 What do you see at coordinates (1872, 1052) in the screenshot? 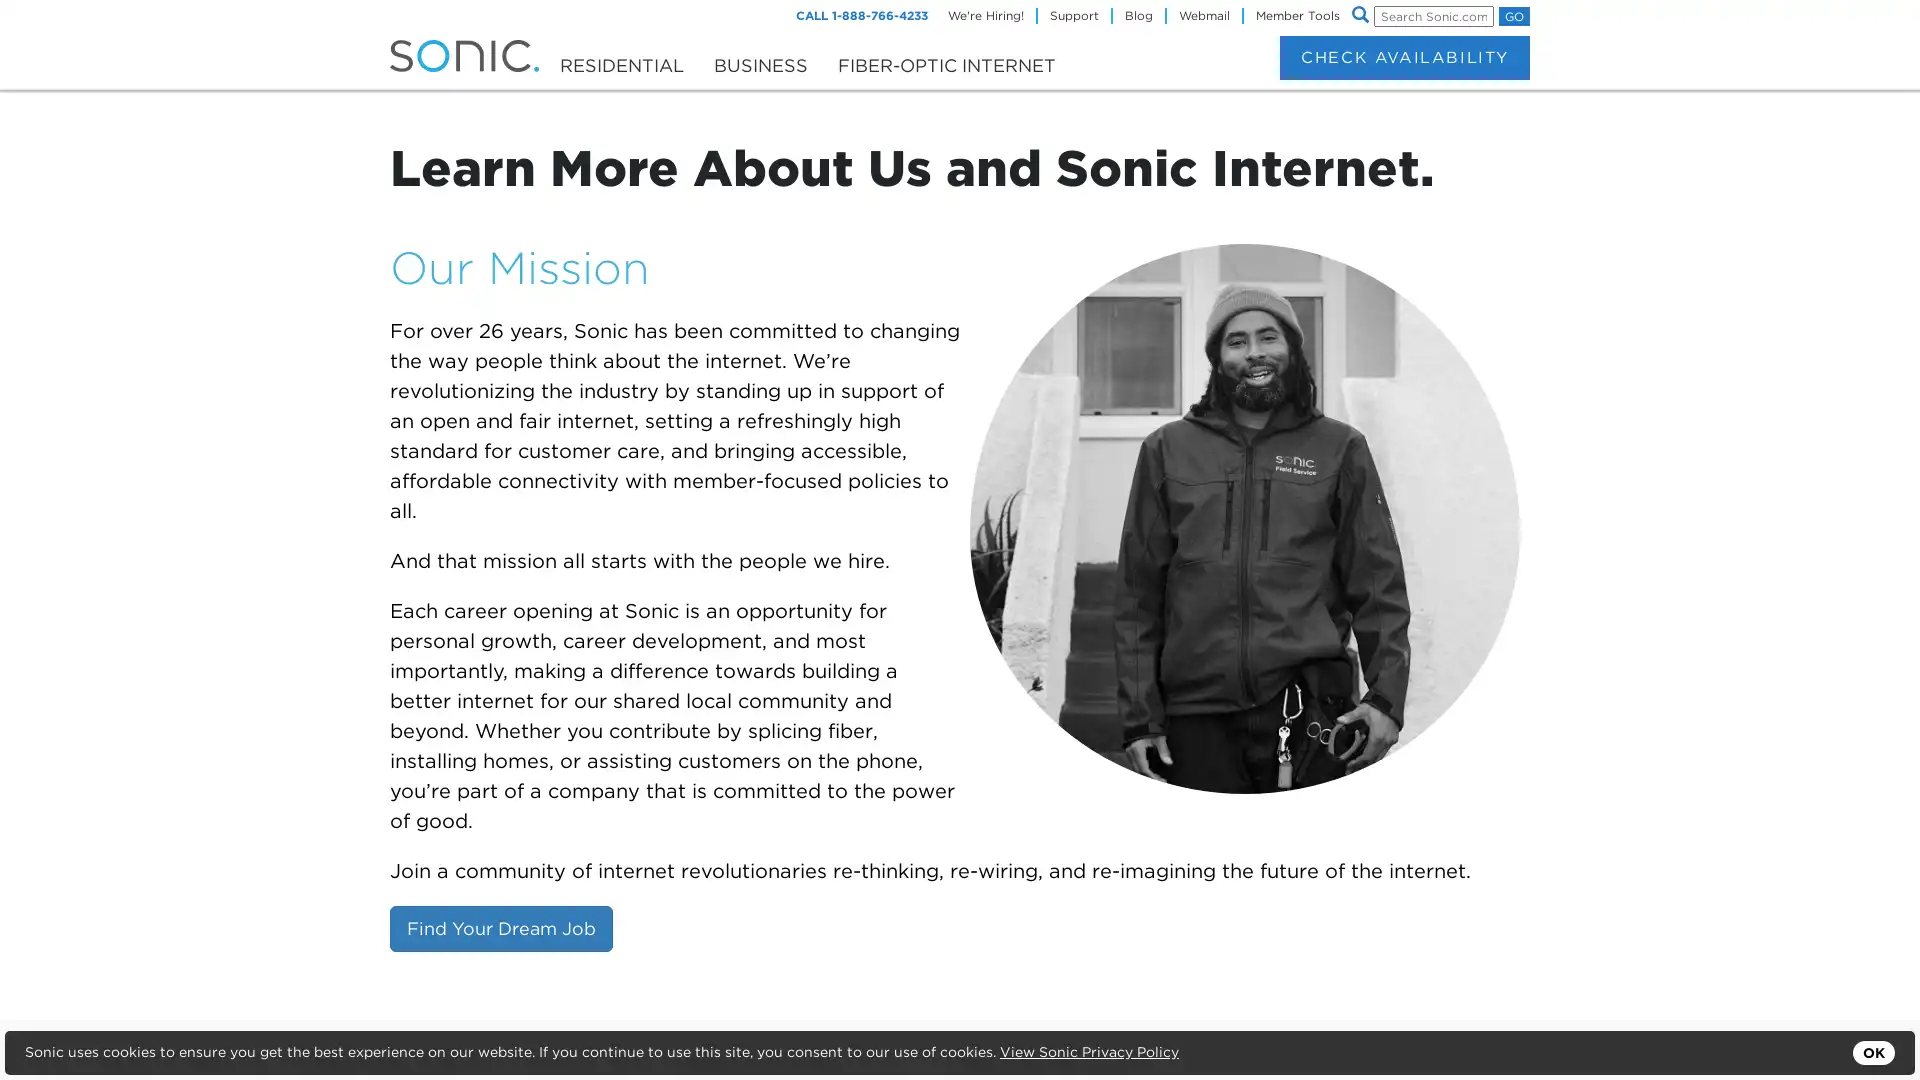
I see `OK` at bounding box center [1872, 1052].